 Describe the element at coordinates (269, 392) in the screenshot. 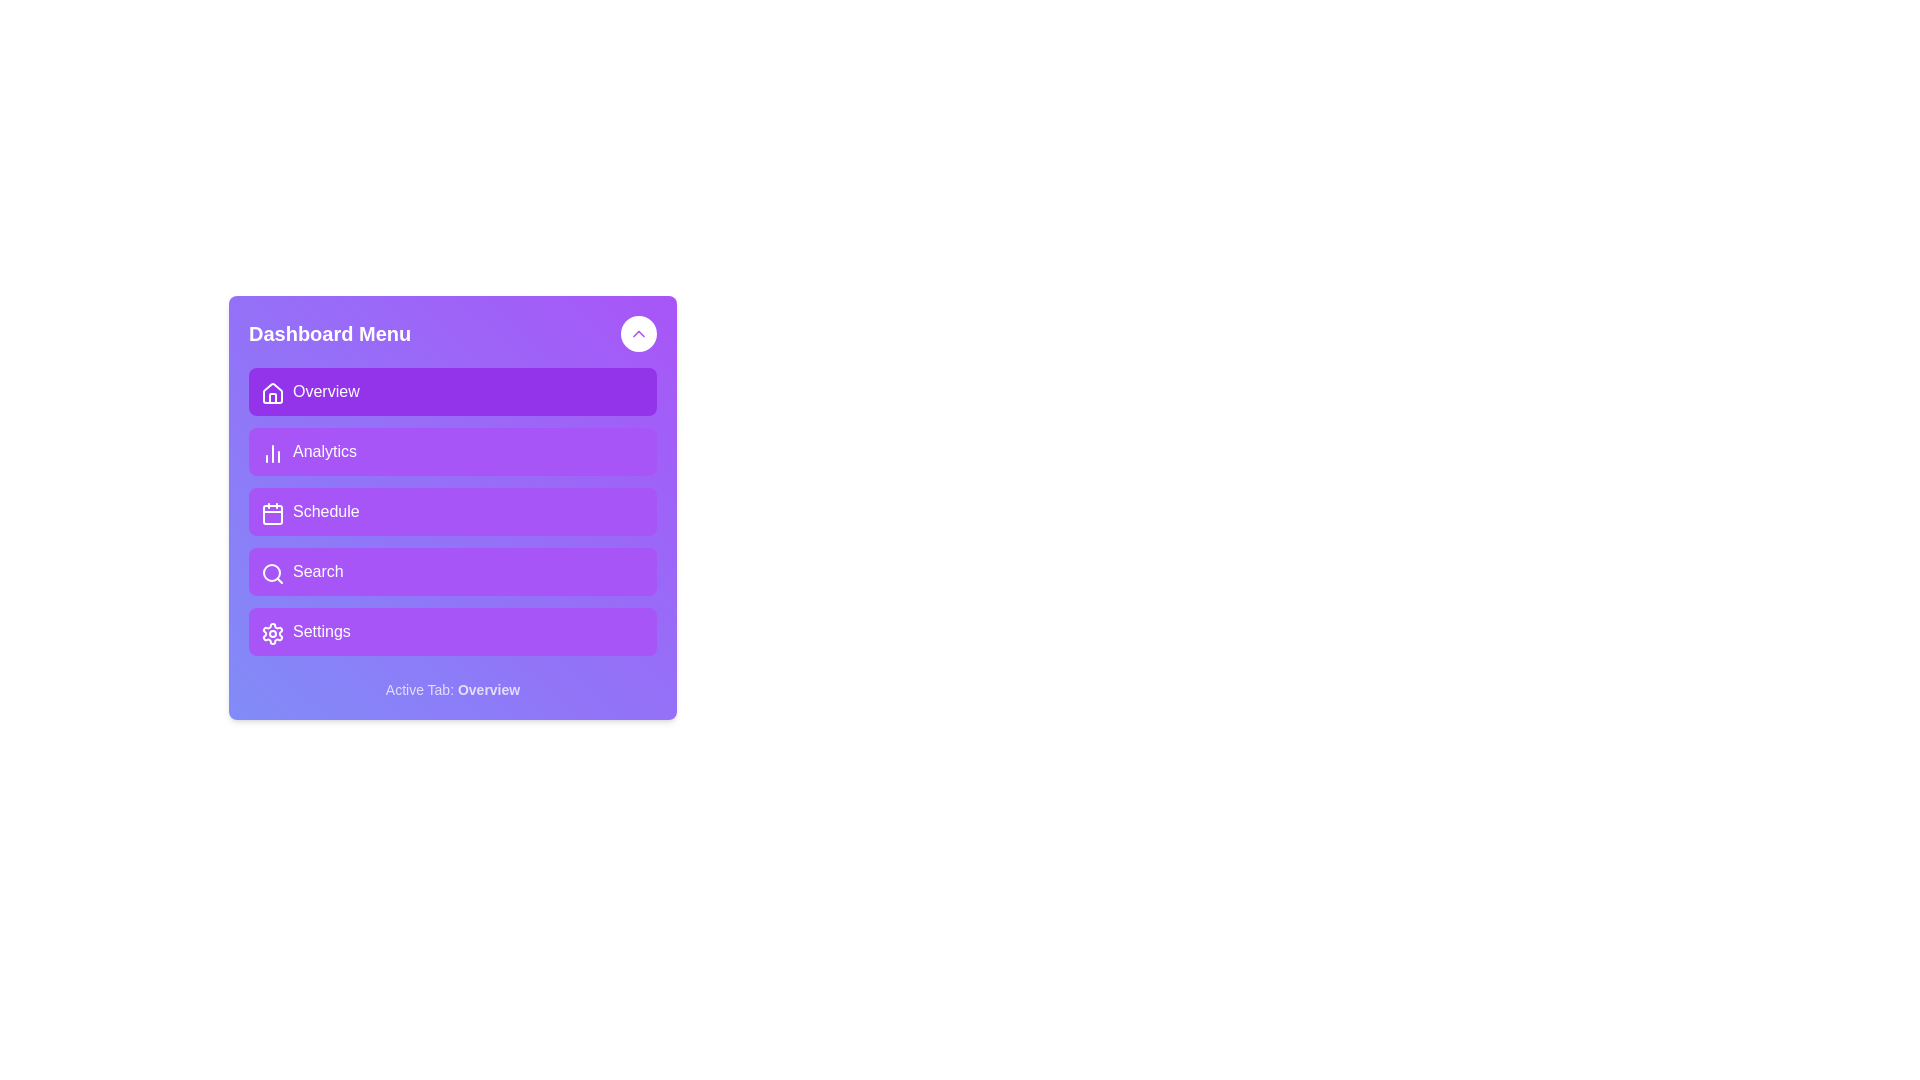

I see `the home/overview SVG icon located on the left side of the active 'Overview' item in the navigation menu` at that location.